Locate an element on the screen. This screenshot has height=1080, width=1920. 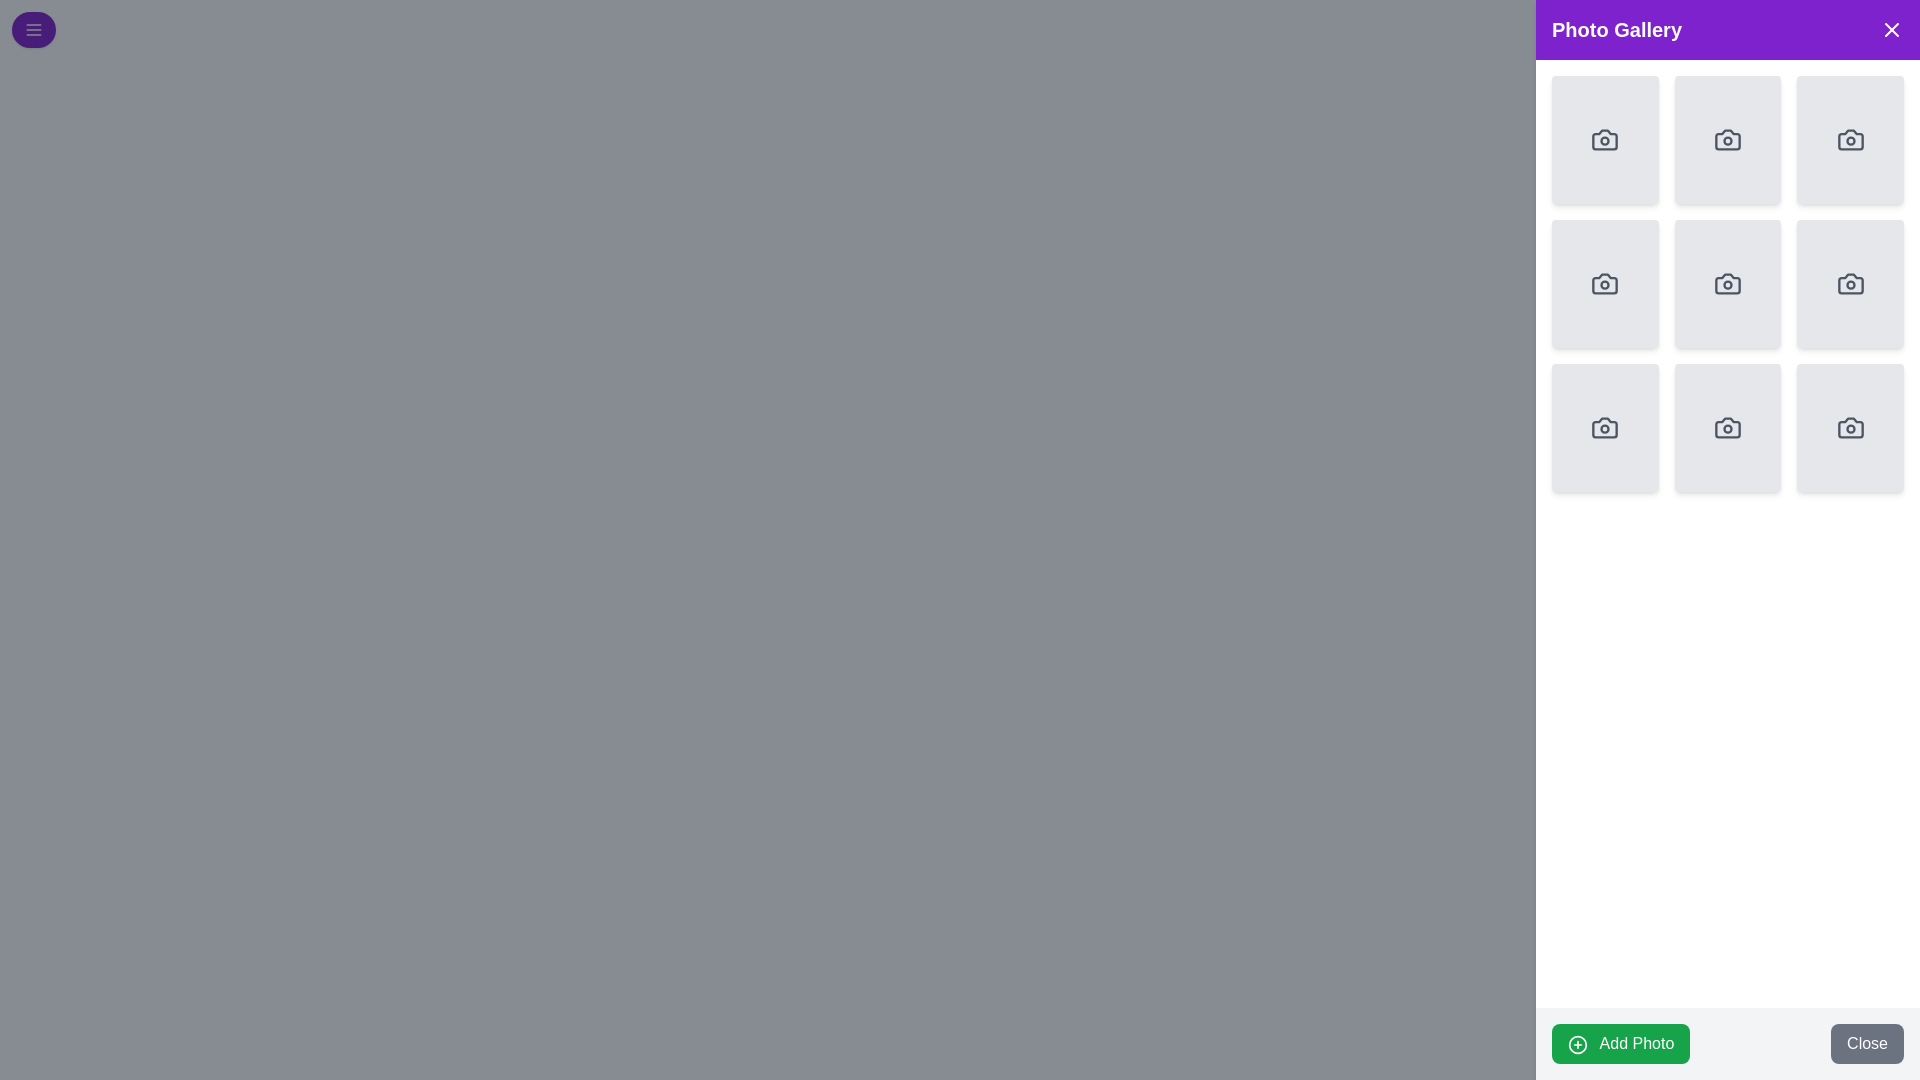
the minimalistic camera icon located in the bottom-right cell of a grid, which has a gray outline and a transparent background is located at coordinates (1849, 427).